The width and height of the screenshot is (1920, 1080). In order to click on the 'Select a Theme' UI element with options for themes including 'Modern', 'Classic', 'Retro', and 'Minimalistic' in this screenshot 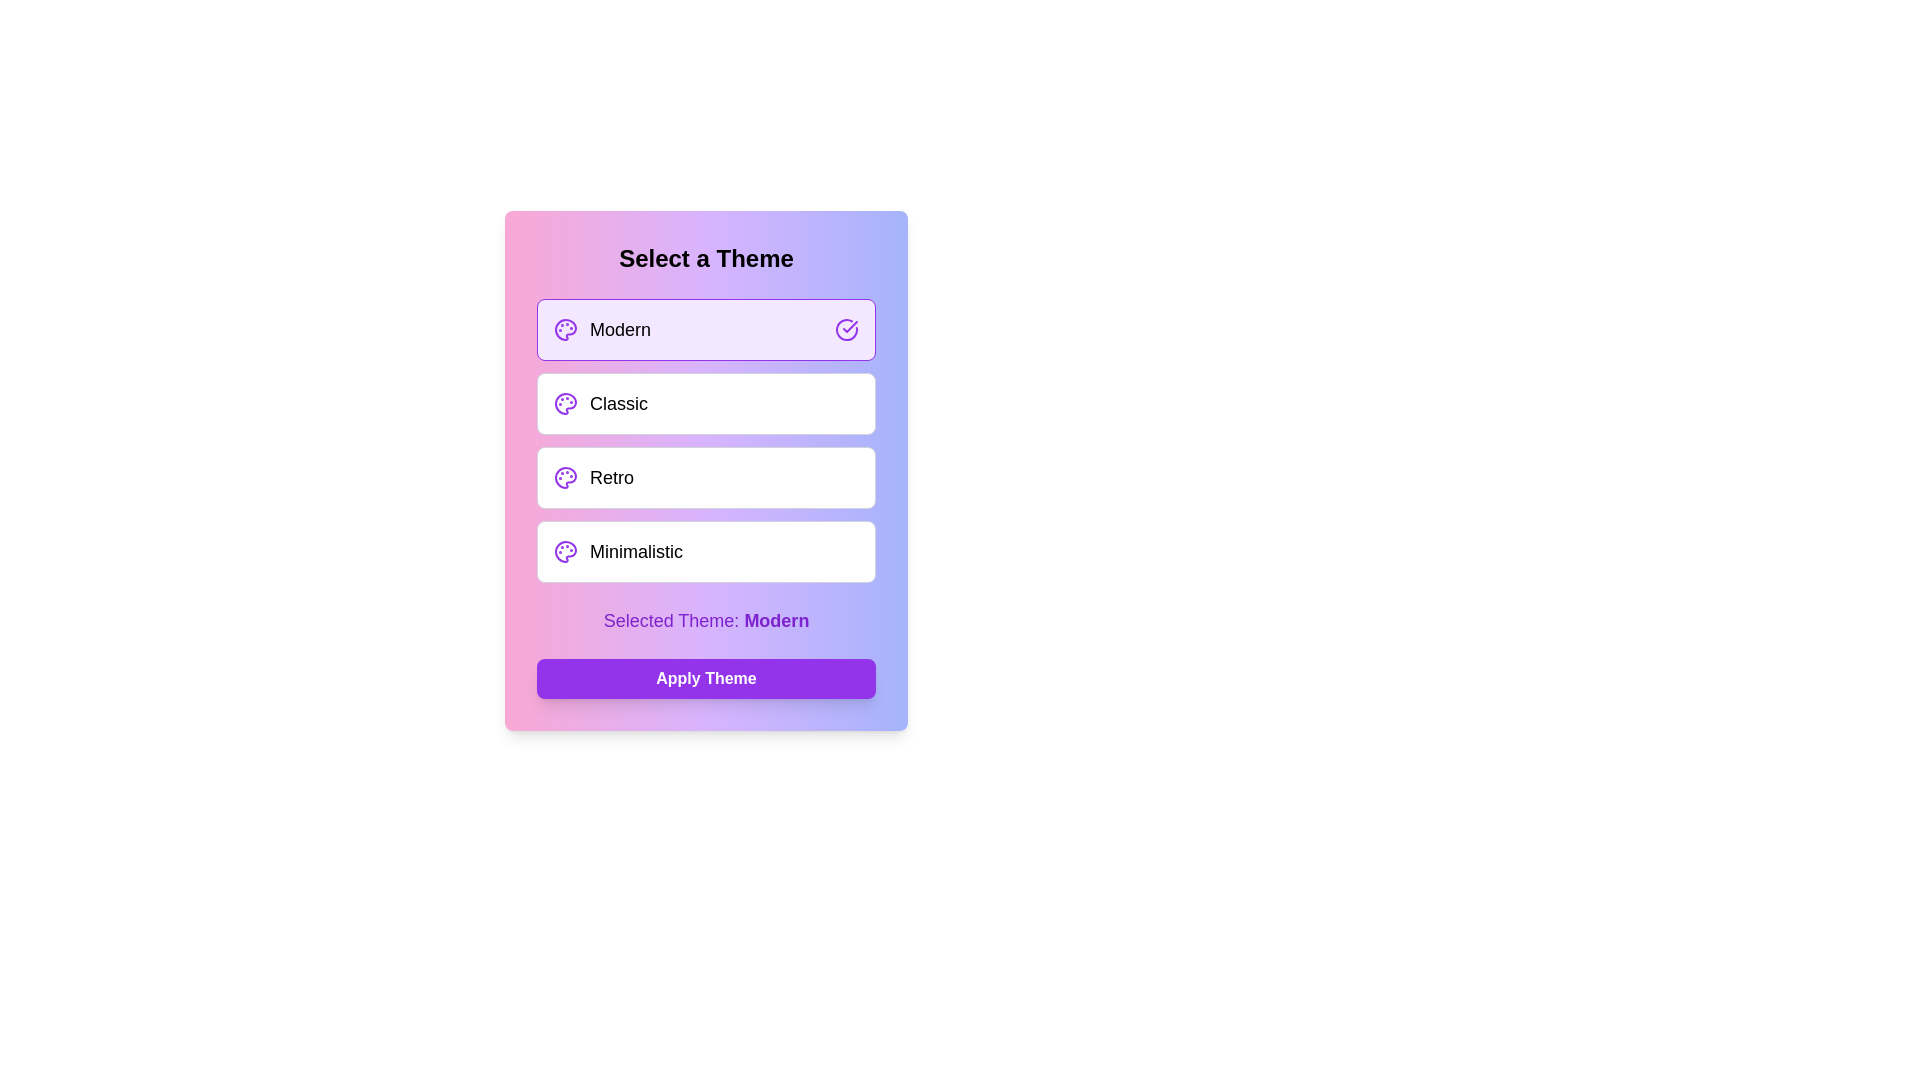, I will do `click(706, 470)`.